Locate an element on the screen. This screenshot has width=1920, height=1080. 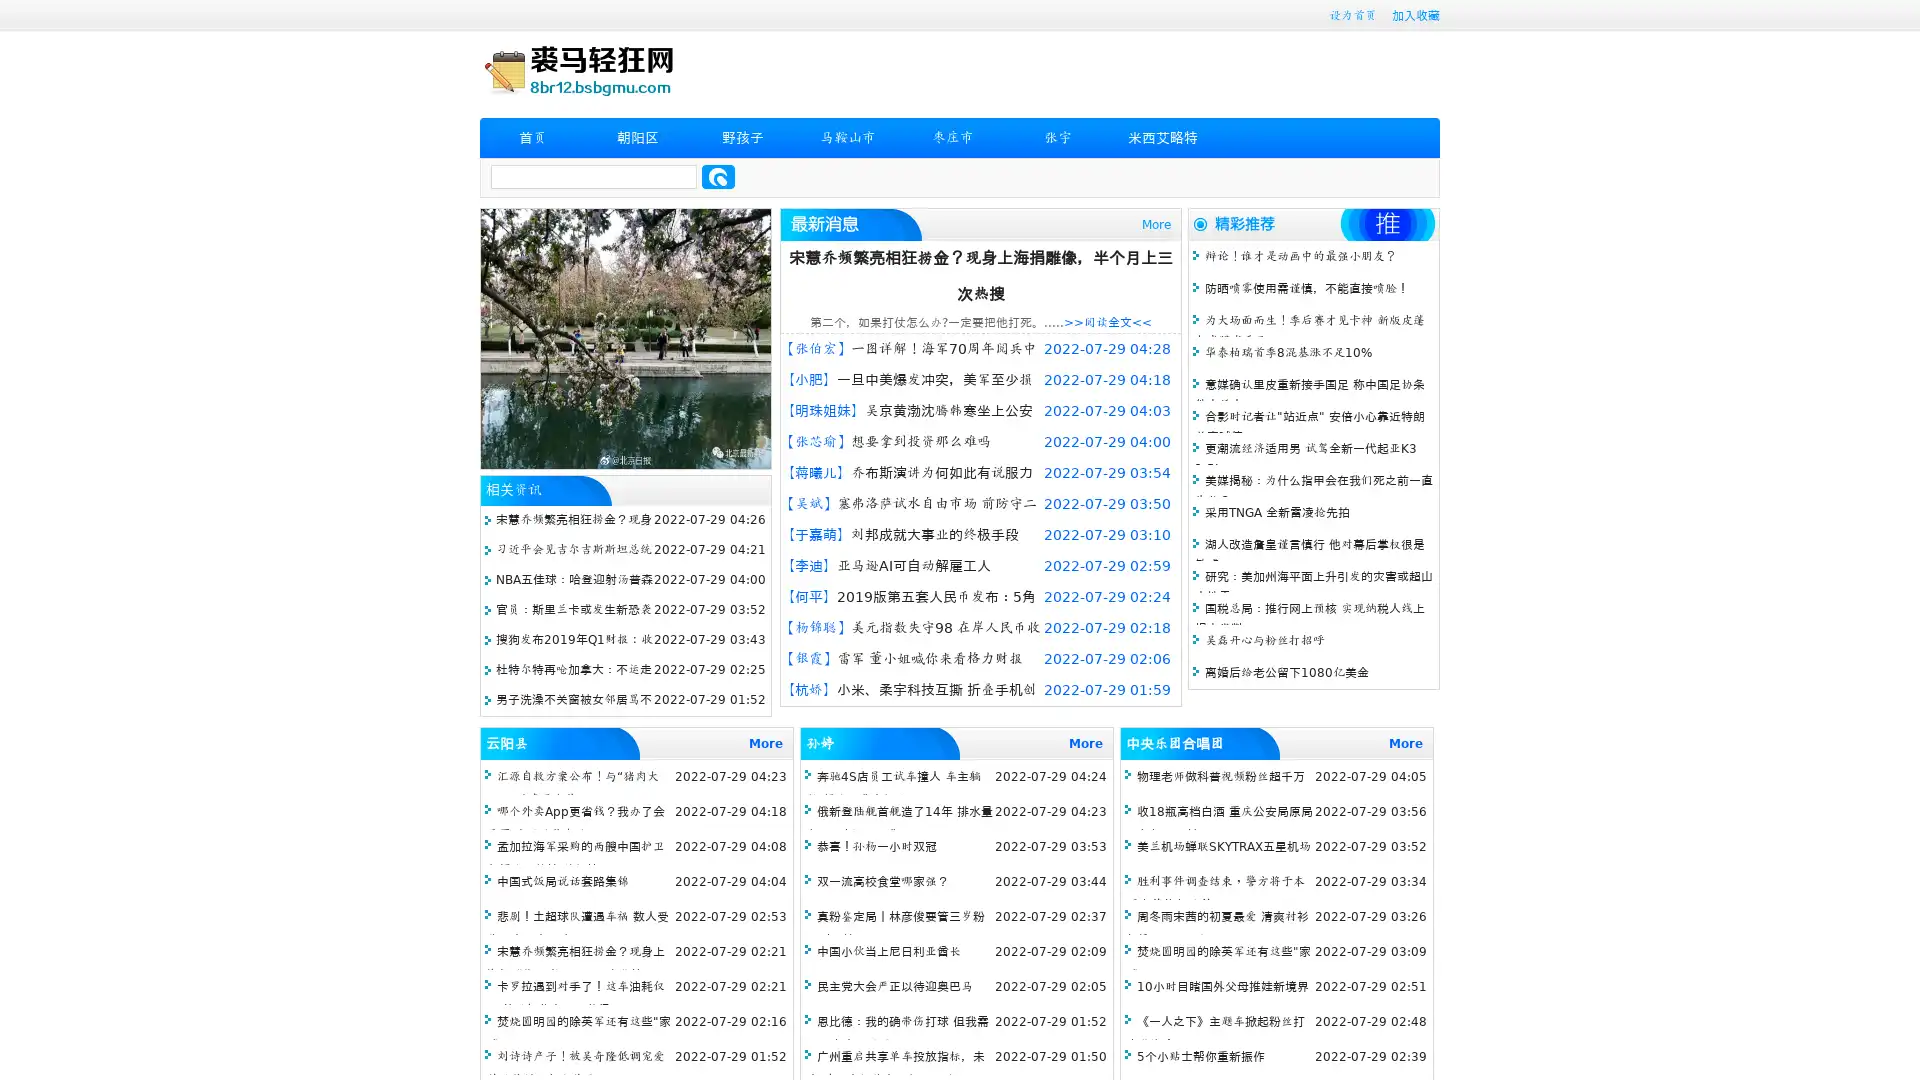
Search is located at coordinates (718, 176).